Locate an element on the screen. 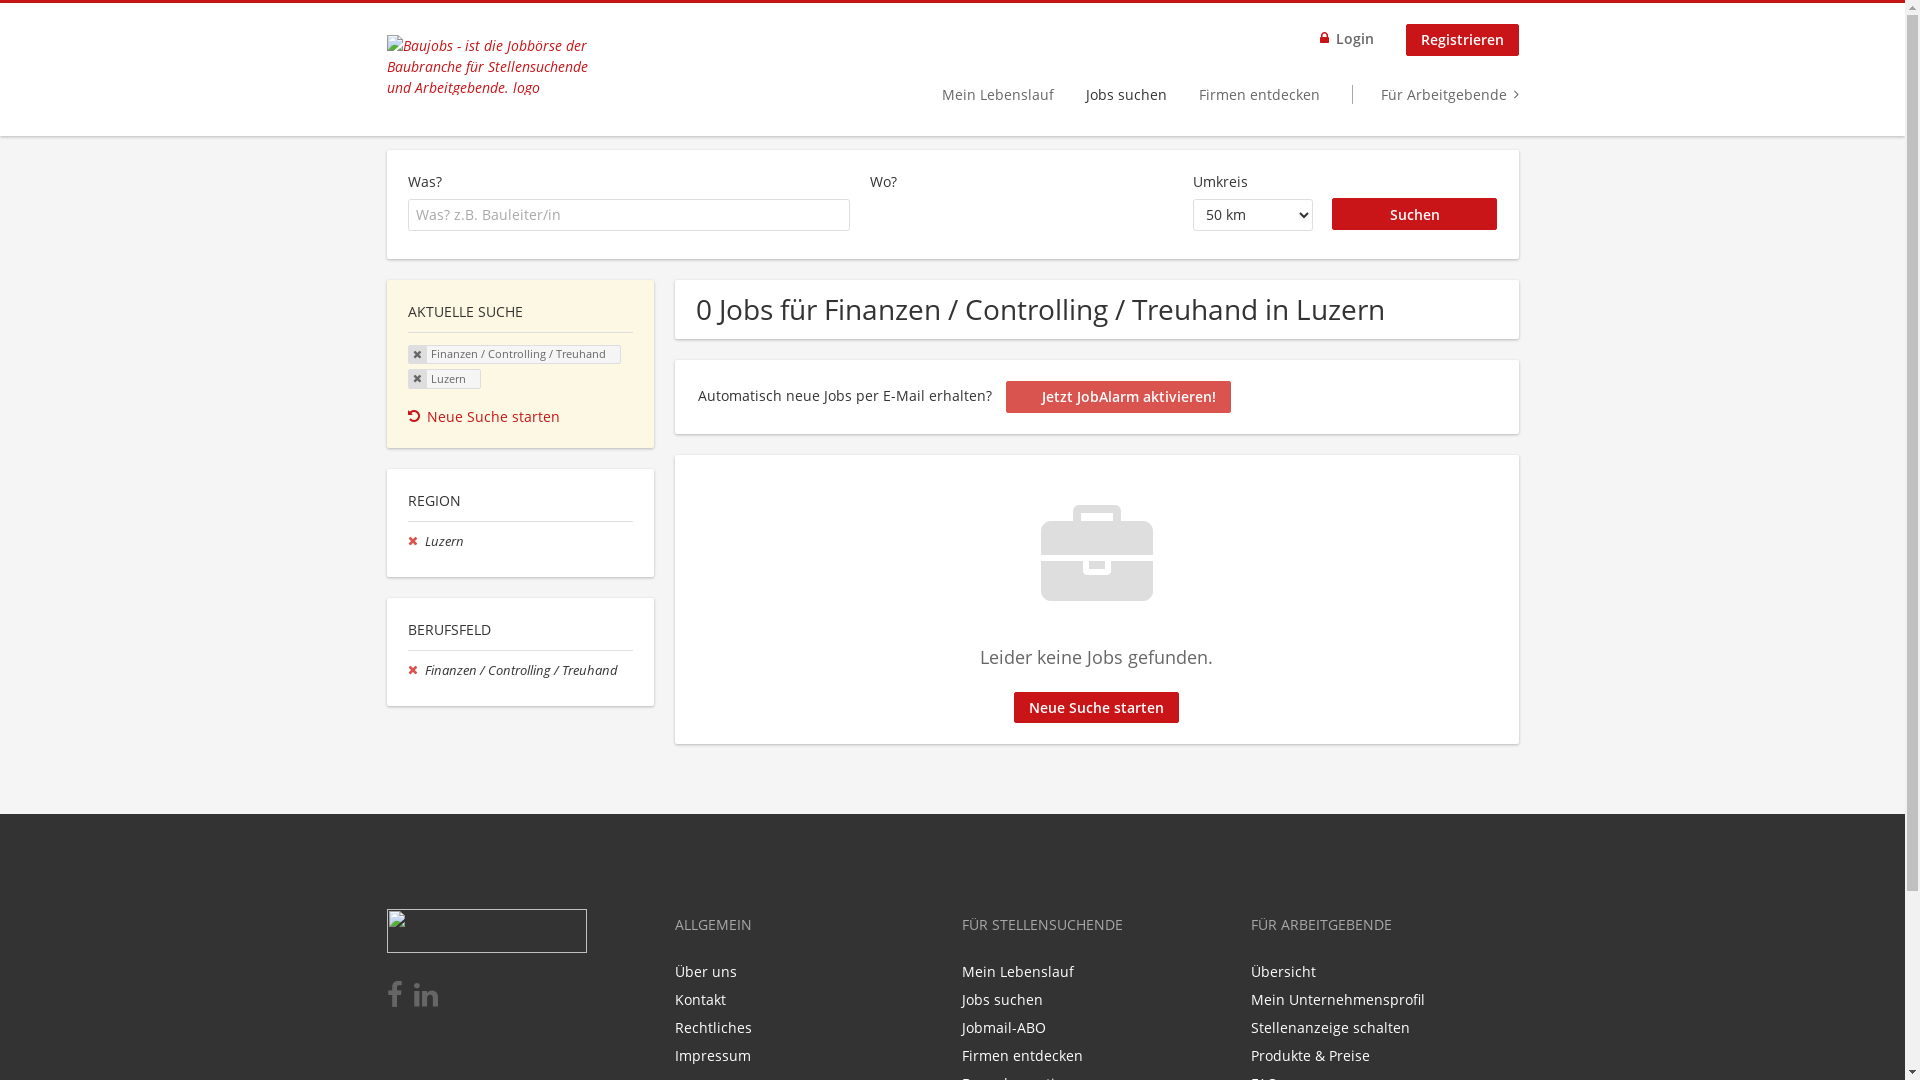 This screenshot has width=1920, height=1080. 'Firmen entdecken' is located at coordinates (1022, 1054).